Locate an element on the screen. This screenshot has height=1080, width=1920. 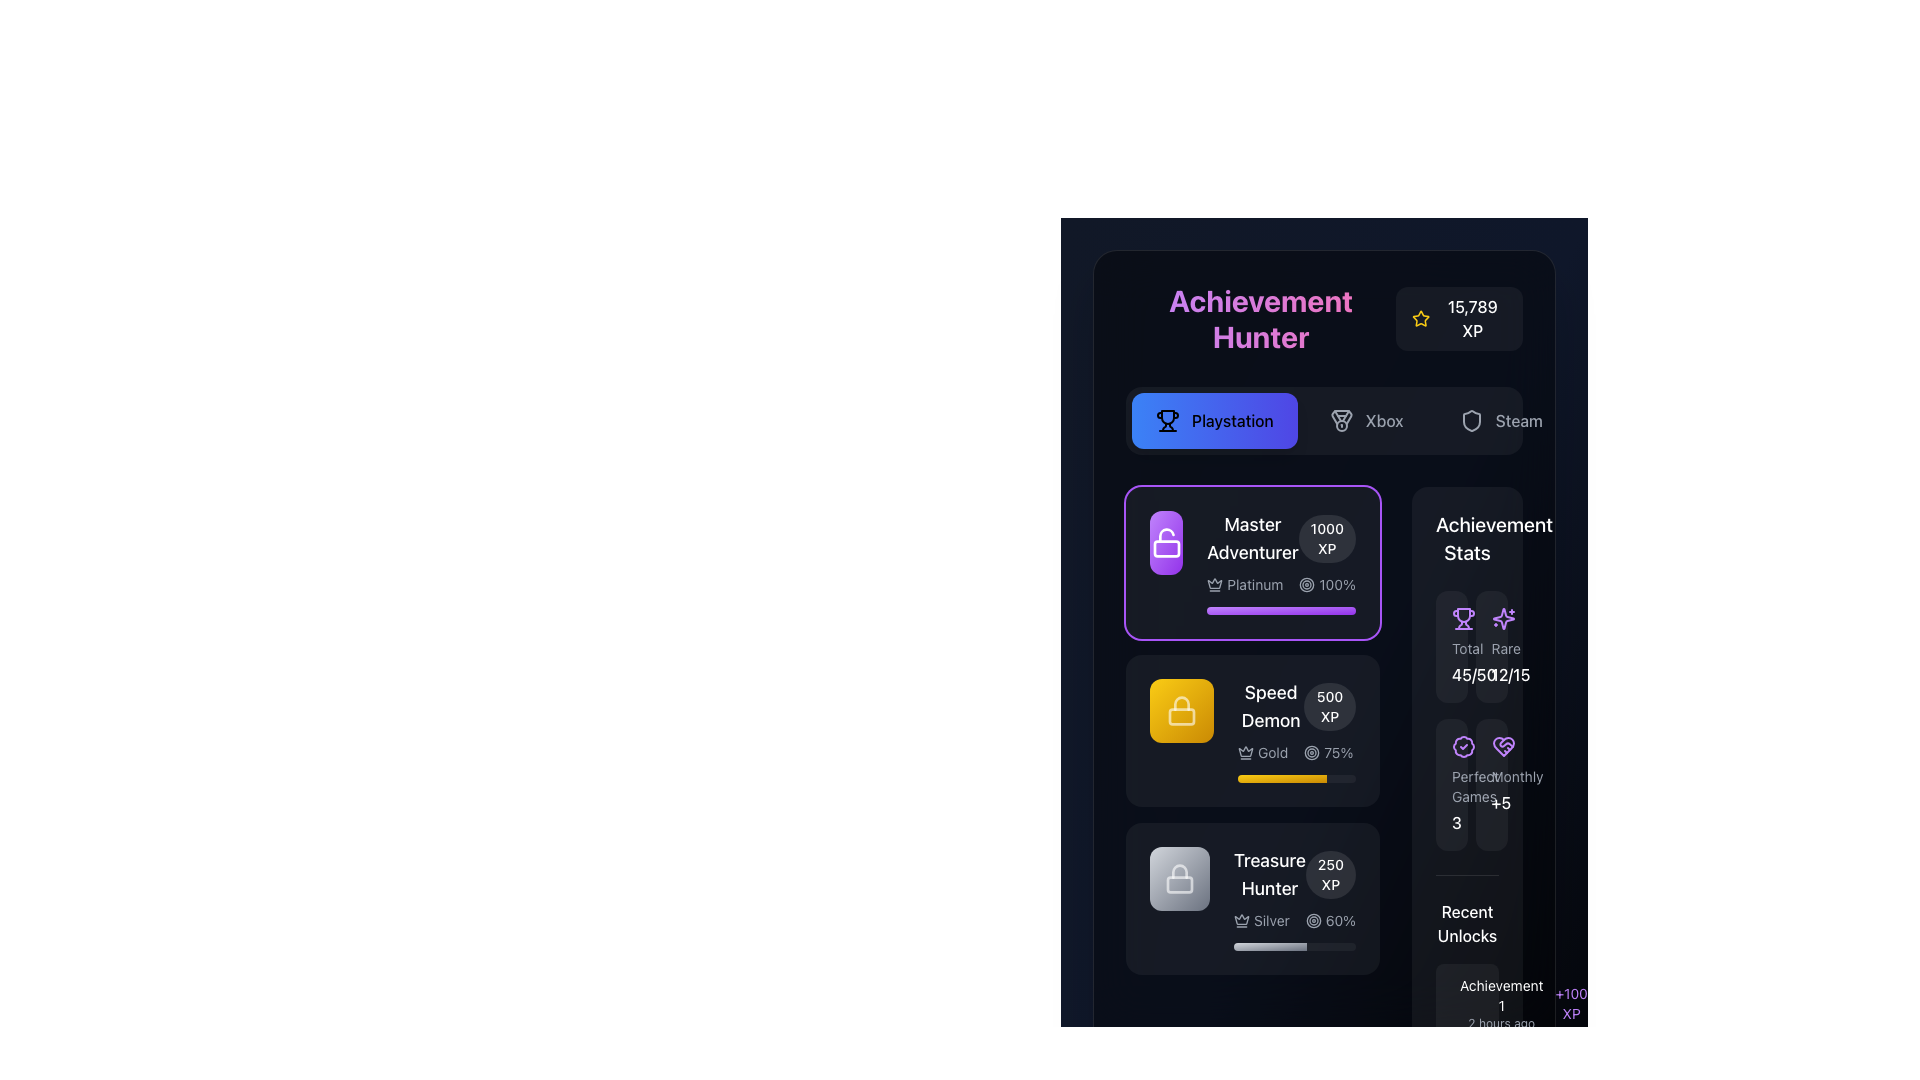
the 'Gold' label with light gray font on a dark background, located in the 'Speed Demon' card, to the right of the crown icon is located at coordinates (1272, 752).